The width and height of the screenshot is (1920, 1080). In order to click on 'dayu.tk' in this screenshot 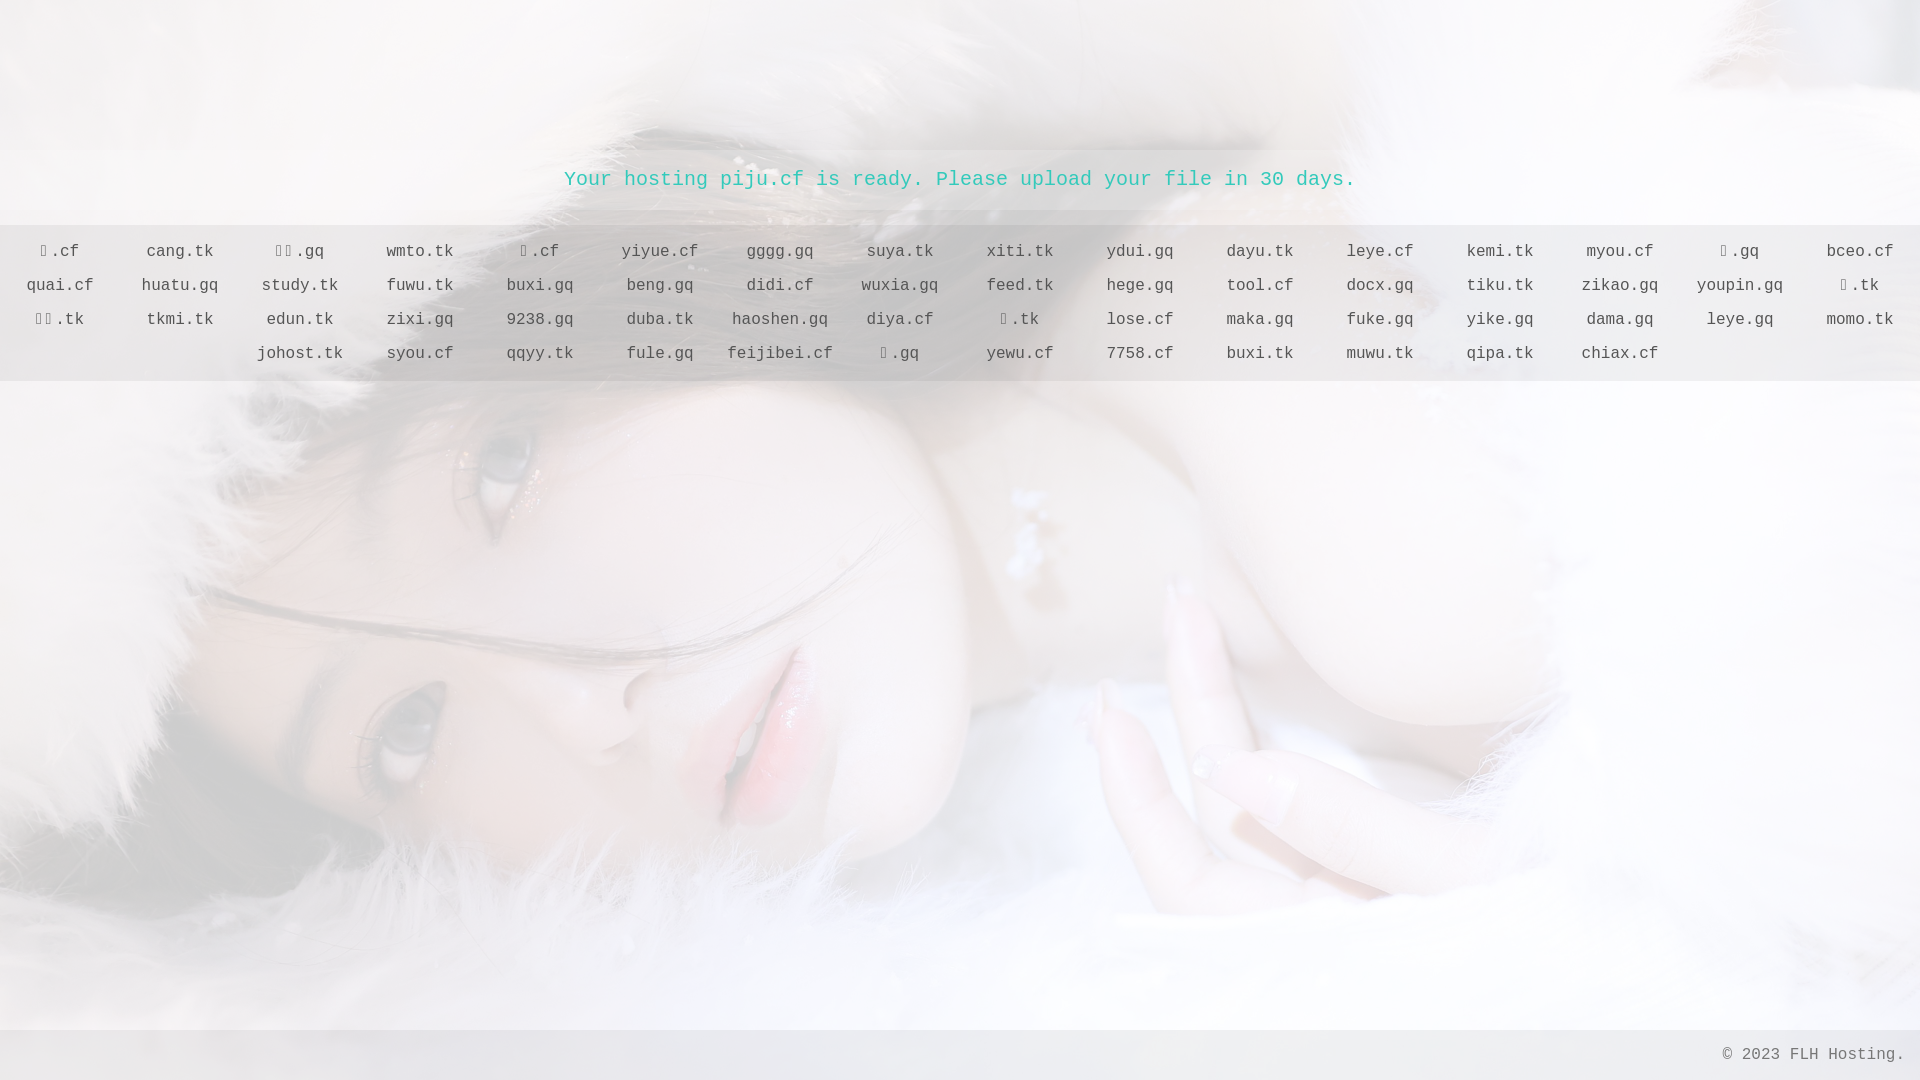, I will do `click(1258, 250)`.